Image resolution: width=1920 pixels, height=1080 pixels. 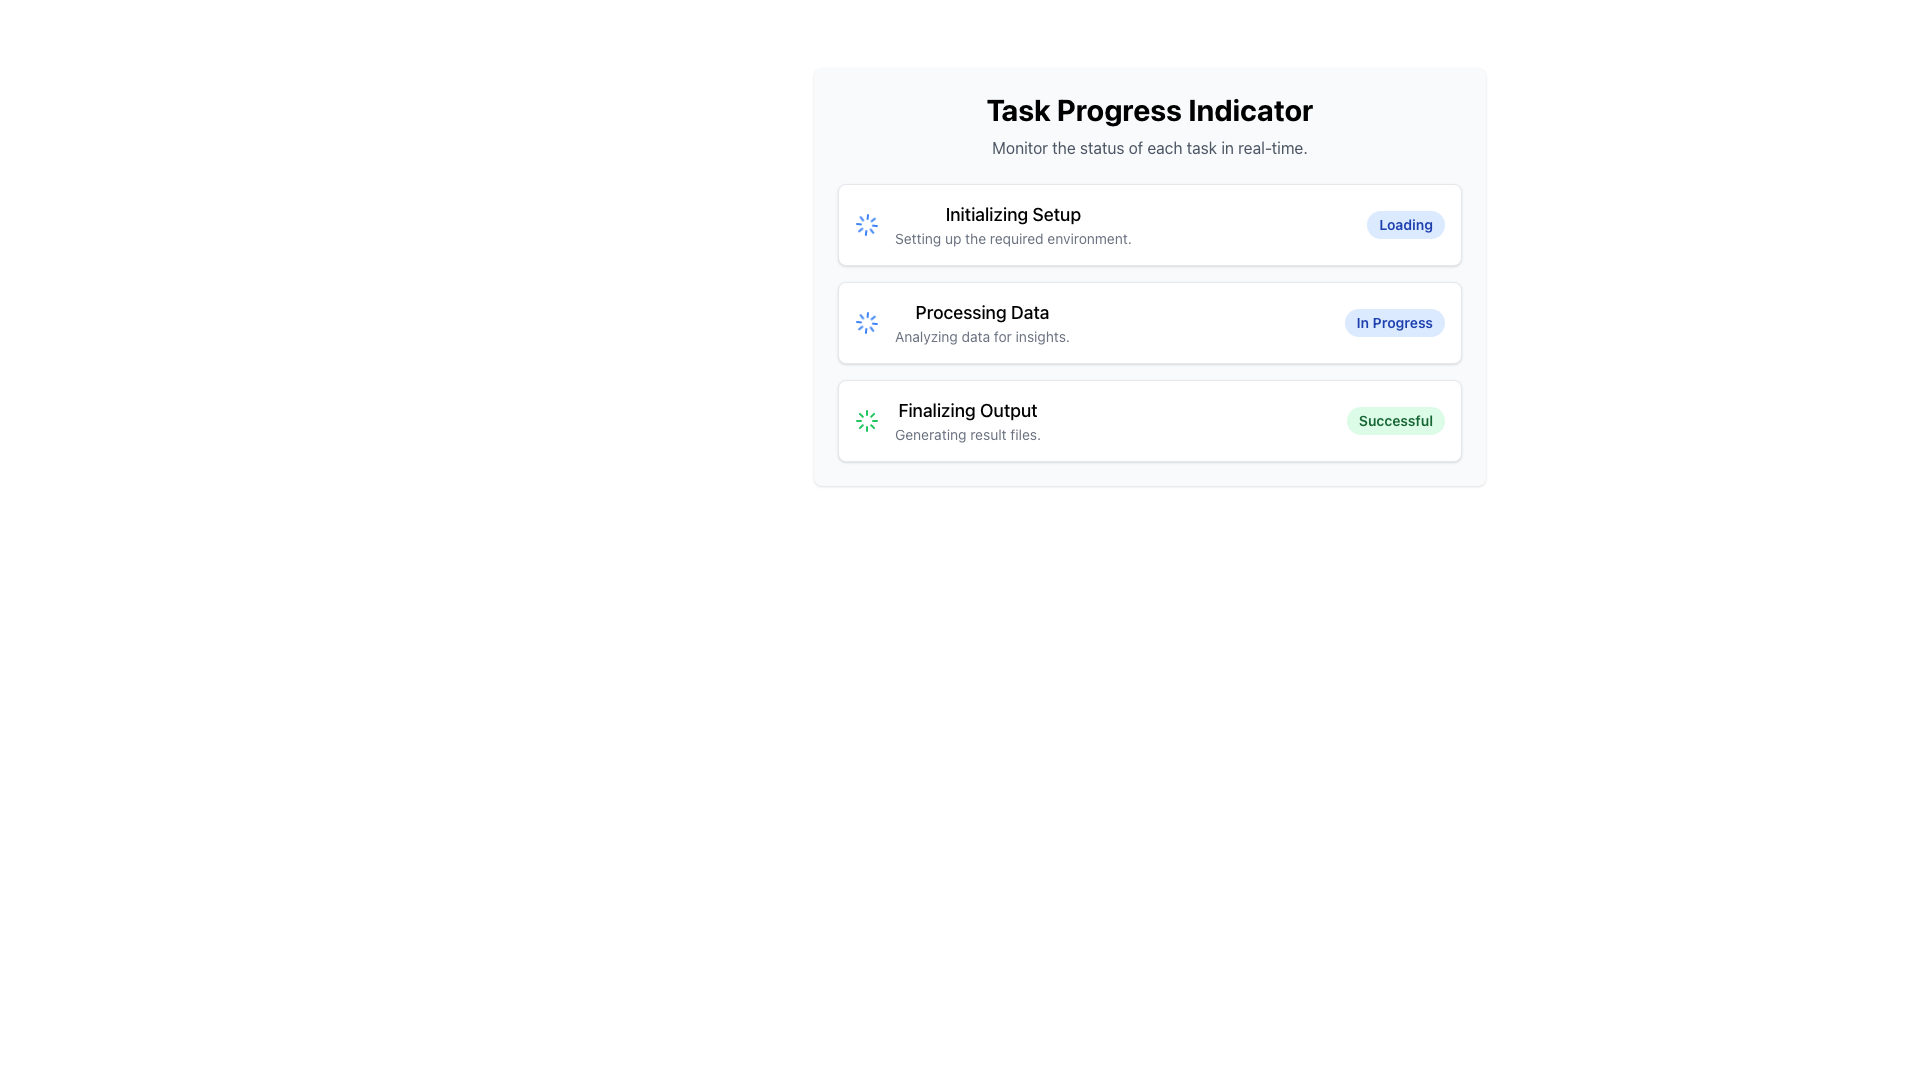 What do you see at coordinates (968, 410) in the screenshot?
I see `the descriptive header text label for the task status located above 'Generating result files' in the third section of the task statuses` at bounding box center [968, 410].